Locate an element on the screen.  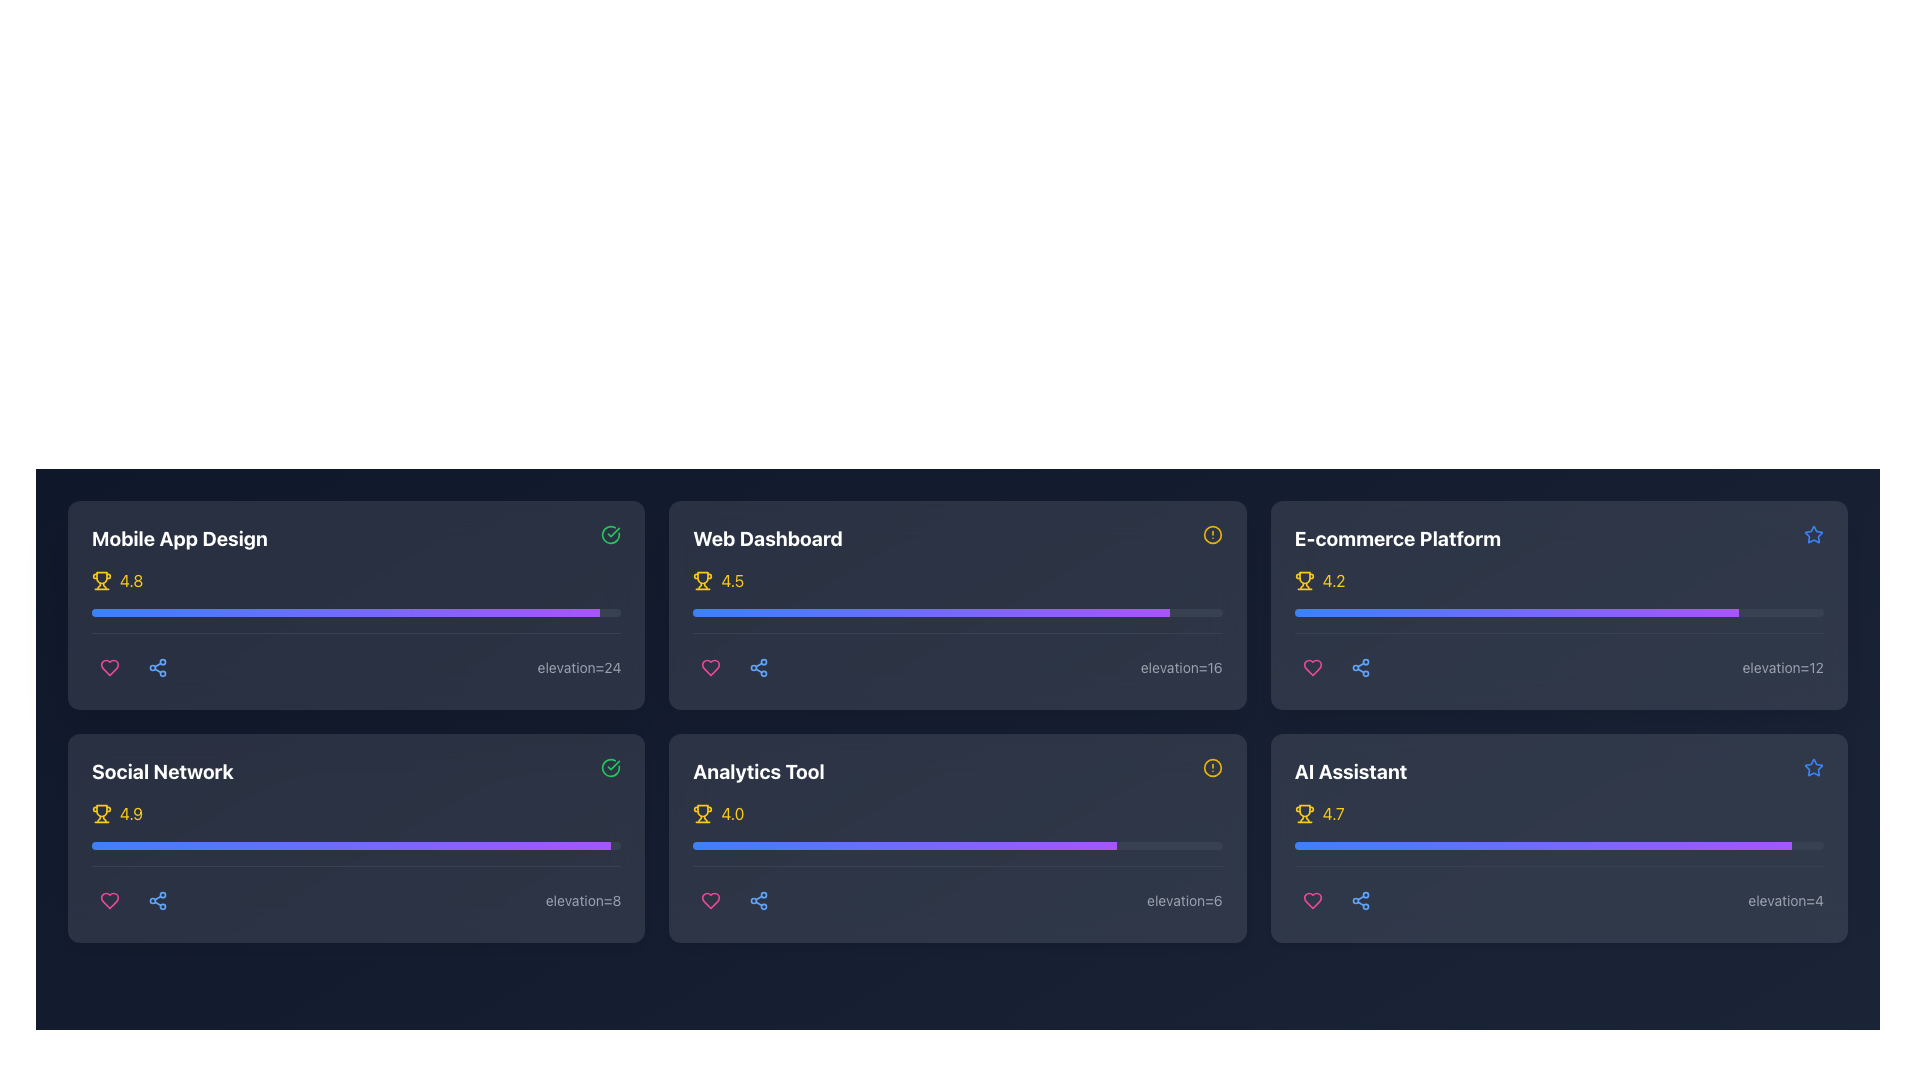
the progress bar value is located at coordinates (1654, 612).